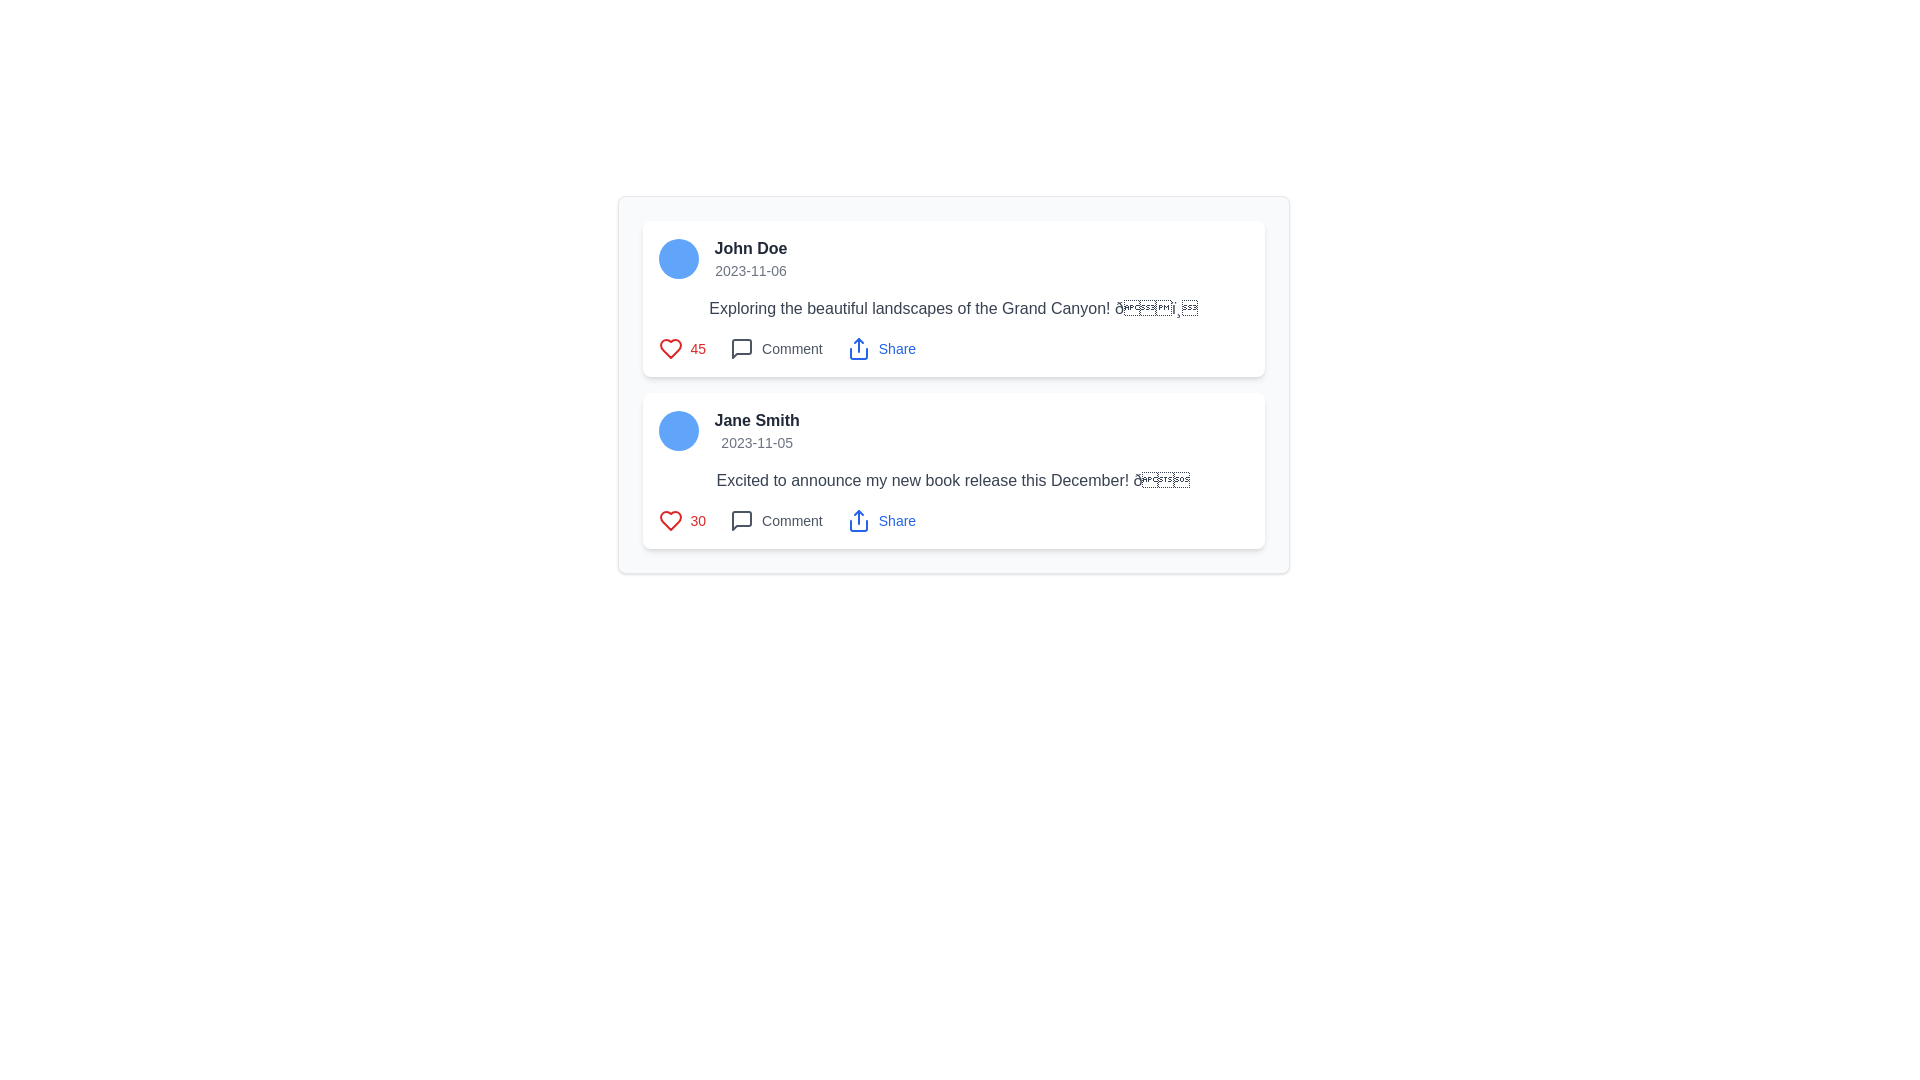 Image resolution: width=1920 pixels, height=1080 pixels. I want to click on the heart-shaped icon located at the beginning of the interactive features row in Jane Smith's post to express a positive reaction, so click(670, 519).